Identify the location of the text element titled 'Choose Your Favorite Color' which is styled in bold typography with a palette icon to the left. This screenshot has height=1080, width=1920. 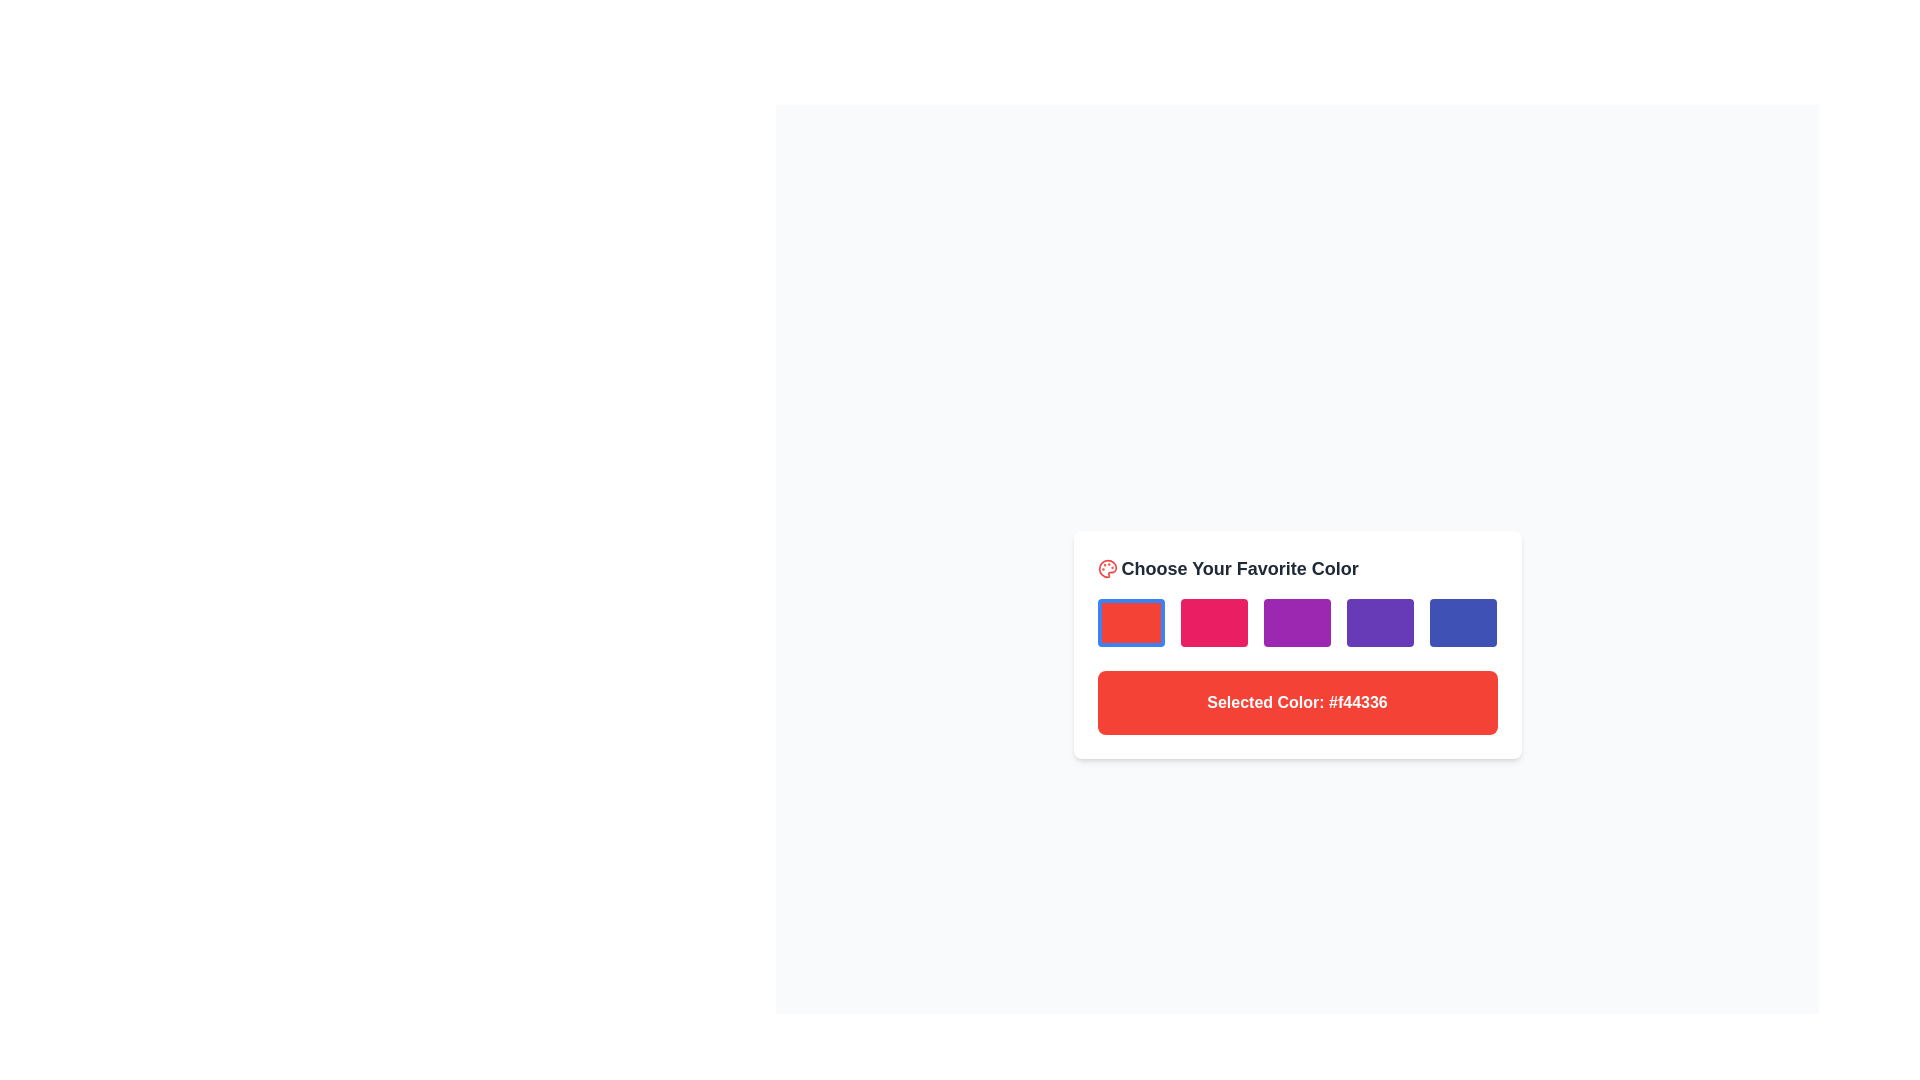
(1297, 569).